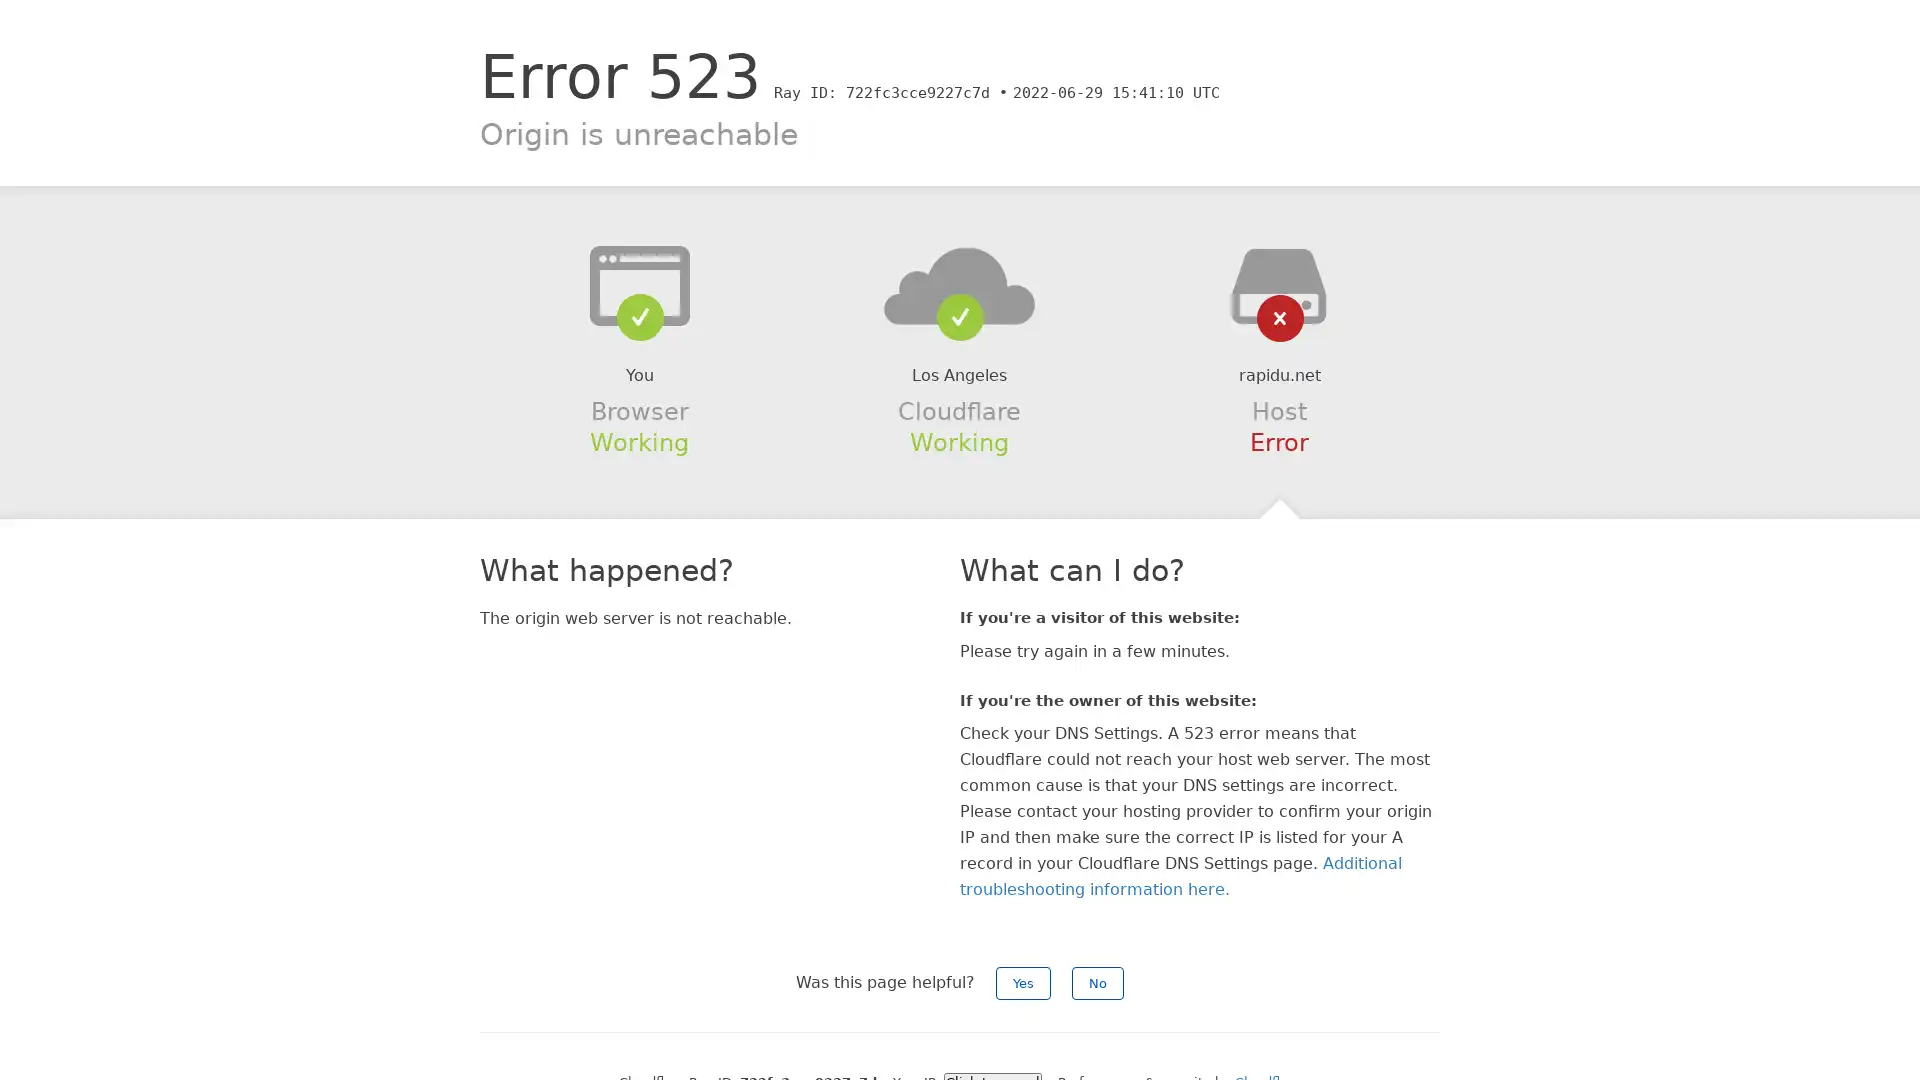  What do you see at coordinates (1023, 982) in the screenshot?
I see `Yes` at bounding box center [1023, 982].